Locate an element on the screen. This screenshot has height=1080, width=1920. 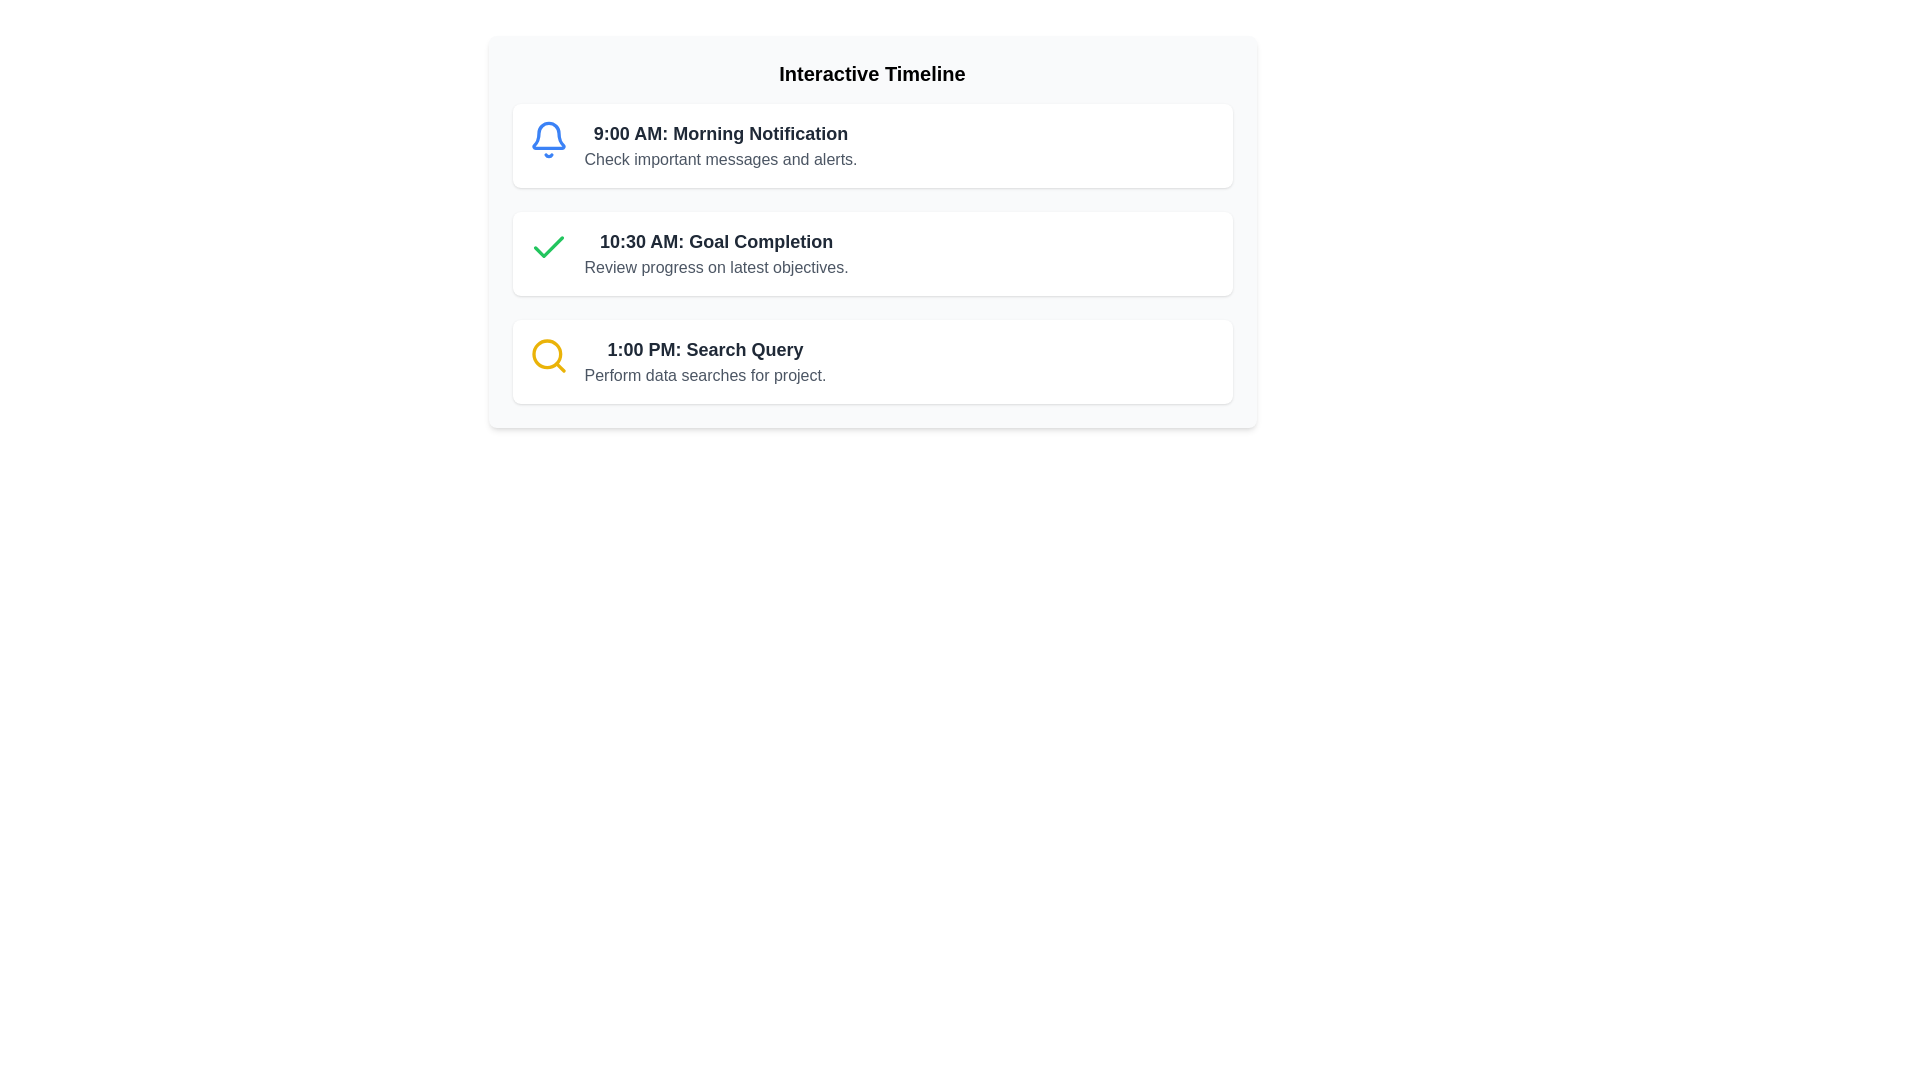
the yellow search icon, which is styled with a circular border and represents a search symbol, located at the start of the '1:00 PM: Search Query' item in the timeline is located at coordinates (548, 354).